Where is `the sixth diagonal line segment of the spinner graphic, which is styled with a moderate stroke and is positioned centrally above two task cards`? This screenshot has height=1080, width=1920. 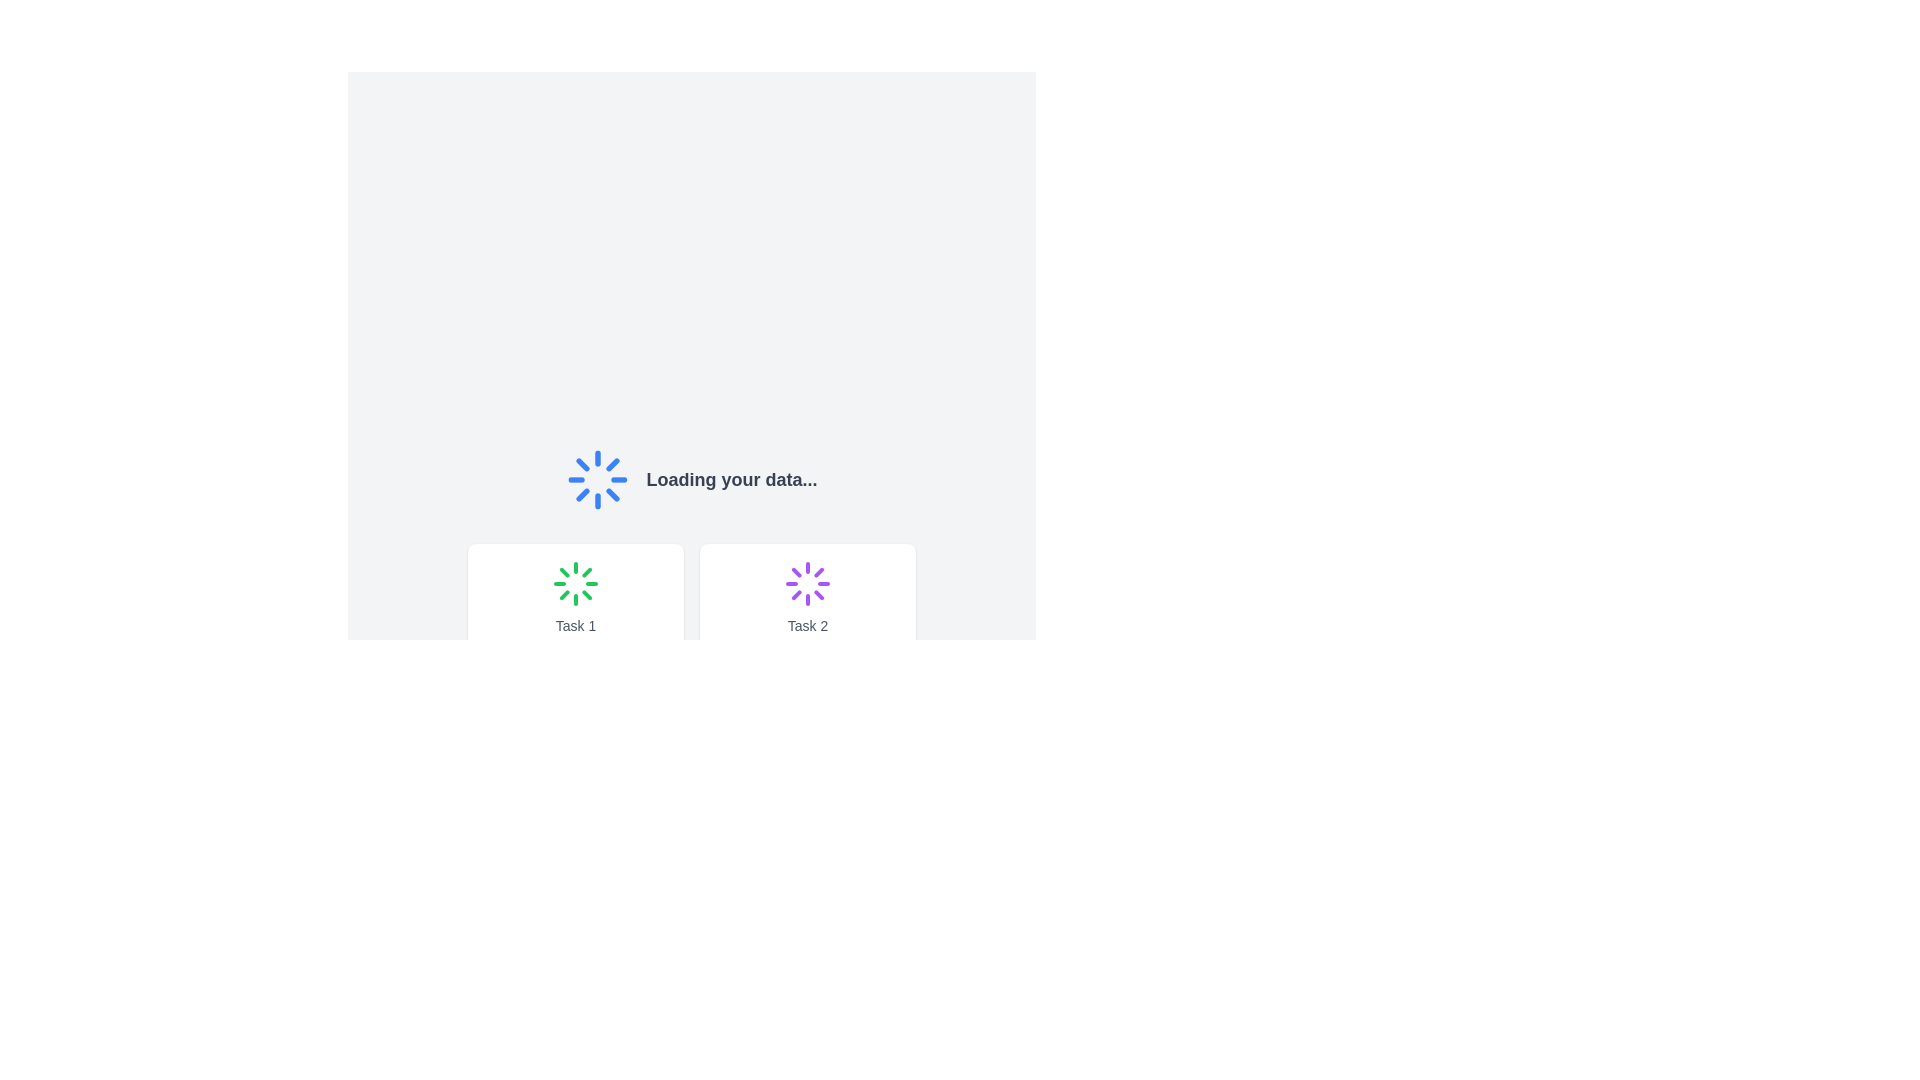
the sixth diagonal line segment of the spinner graphic, which is styled with a moderate stroke and is positioned centrally above two task cards is located at coordinates (605, 460).